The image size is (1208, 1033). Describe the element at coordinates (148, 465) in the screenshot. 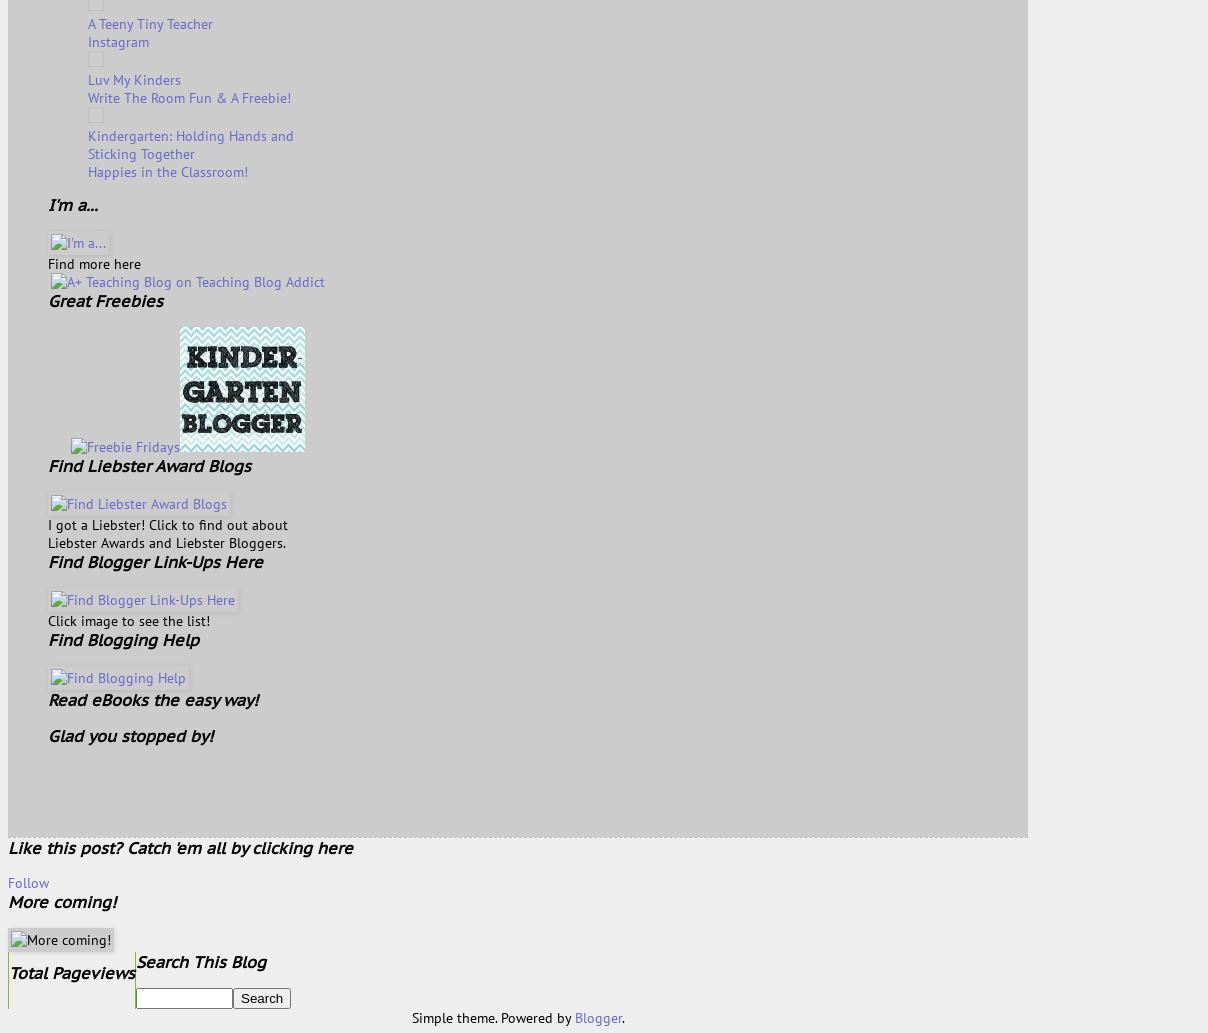

I see `'Find Liebster Award Blogs'` at that location.